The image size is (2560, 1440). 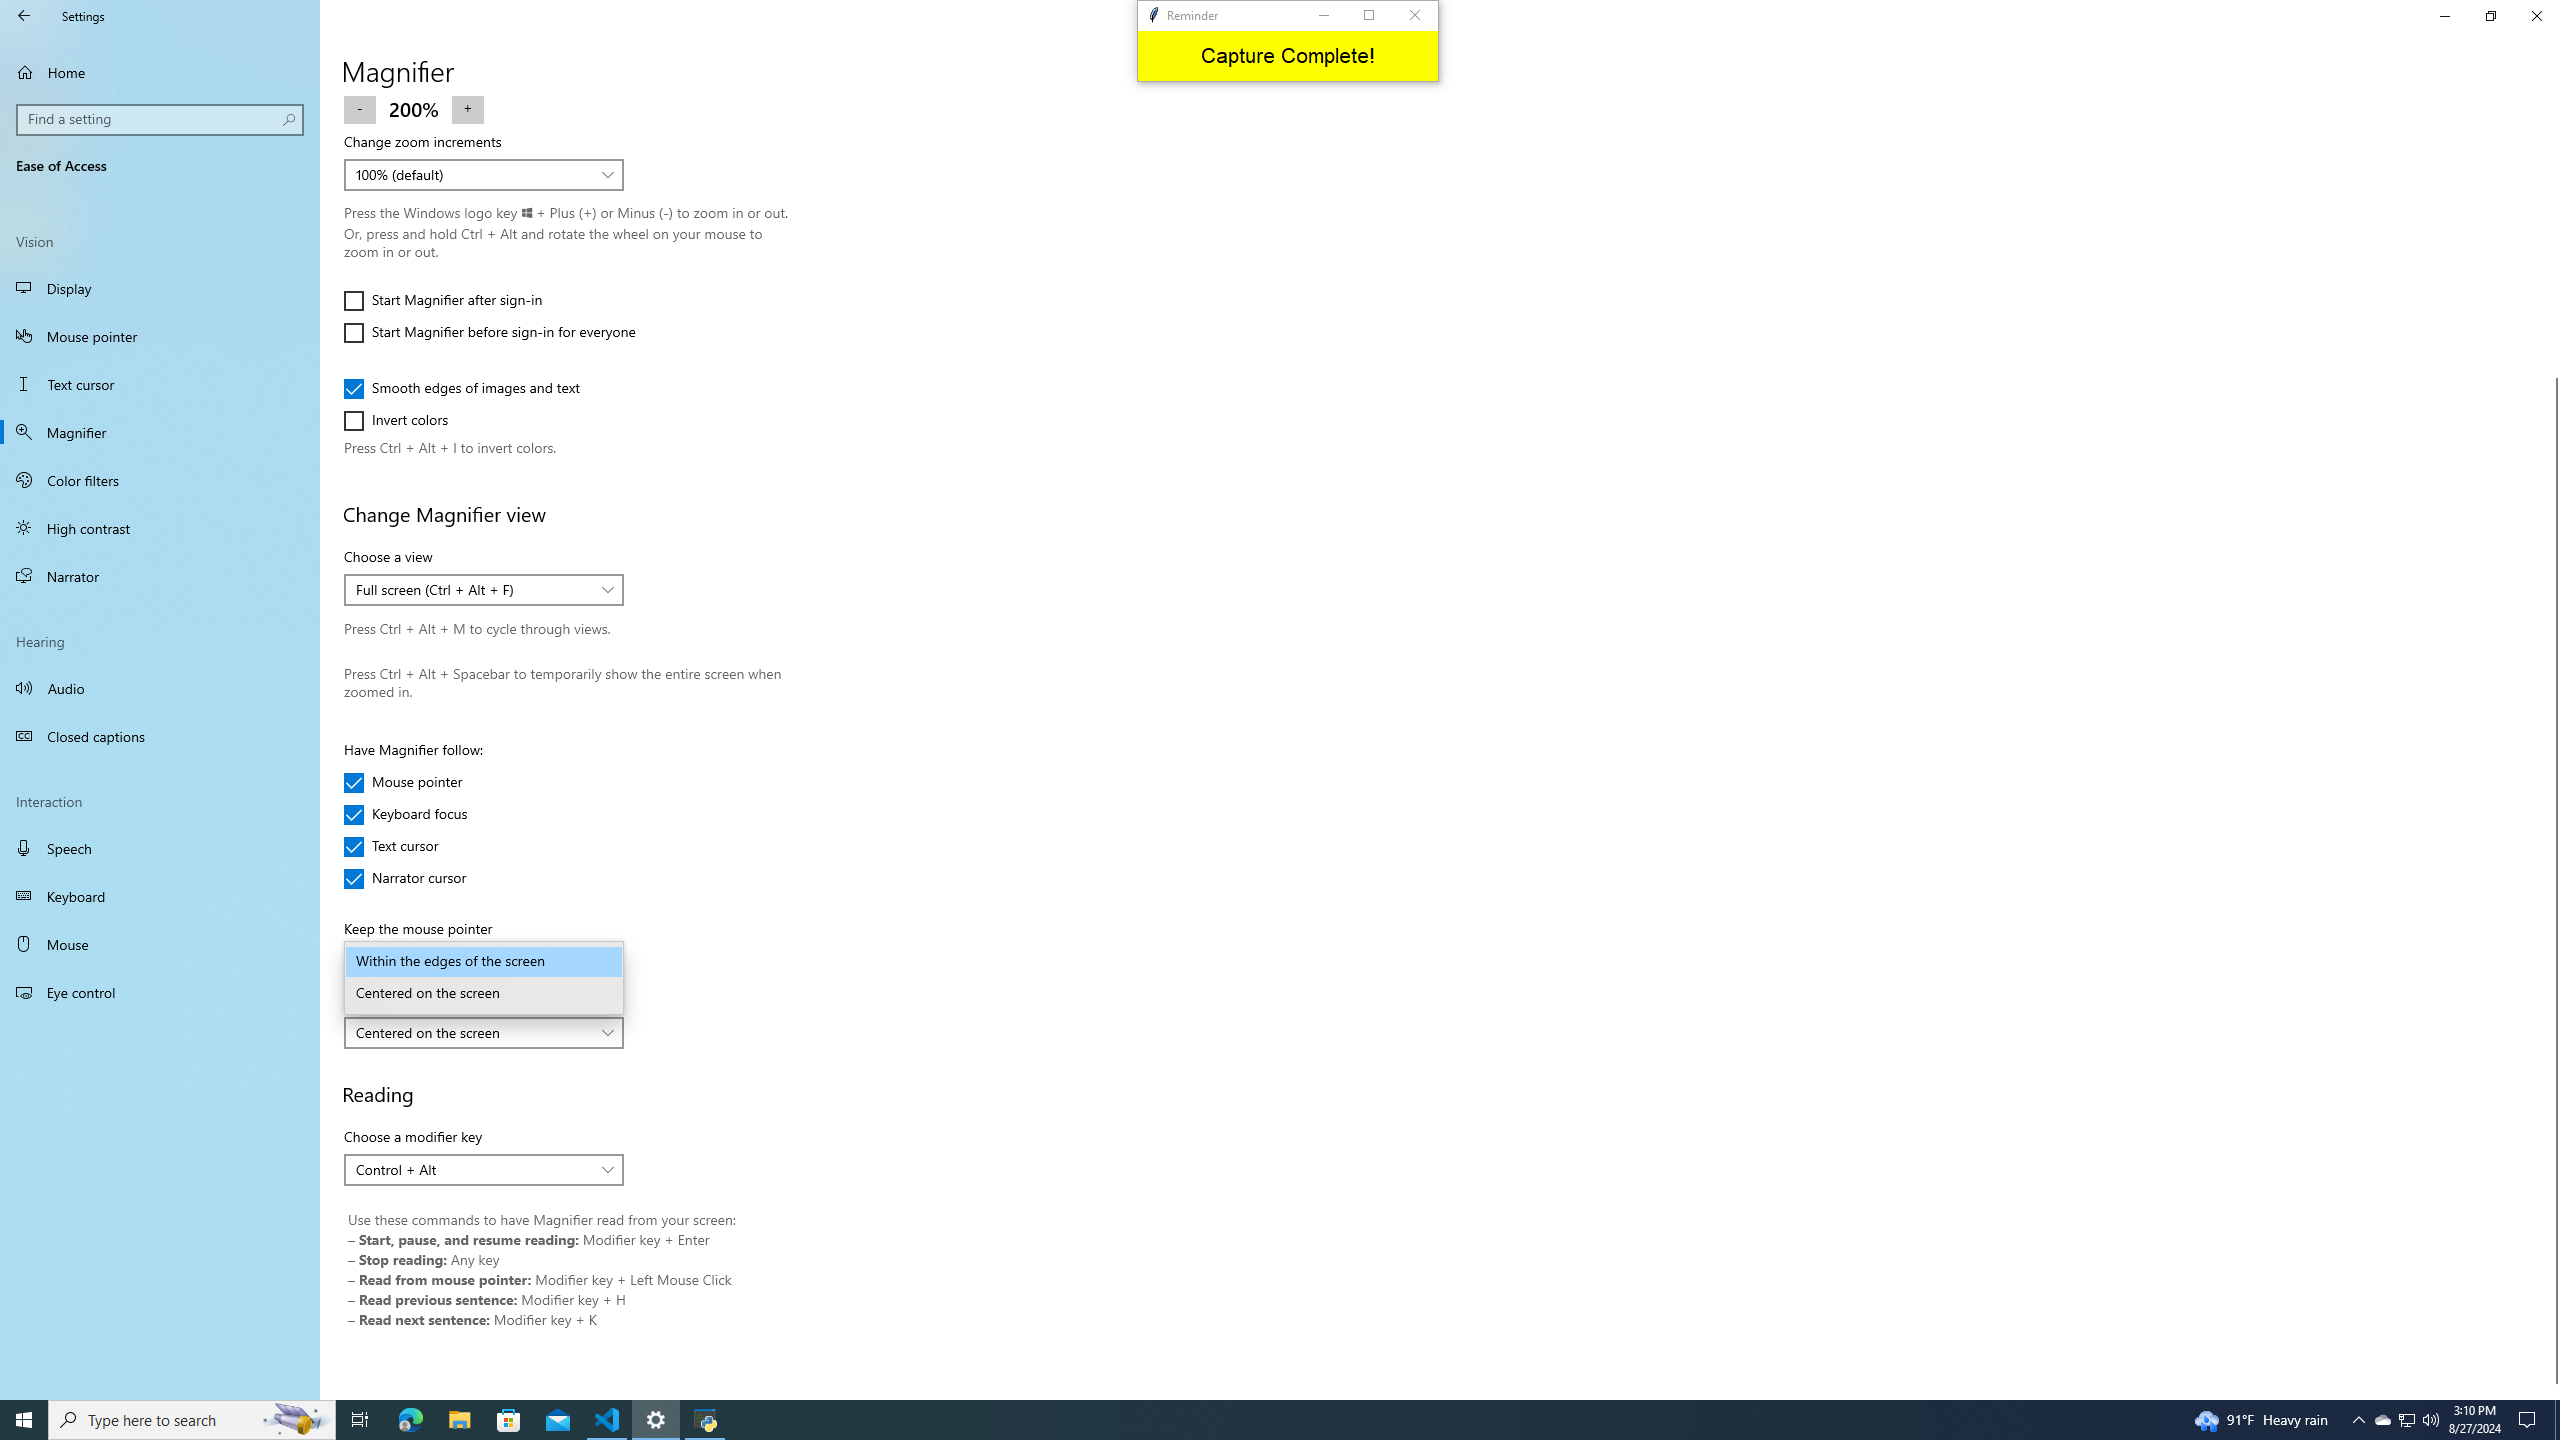 I want to click on 'Within the edges of the screen', so click(x=482, y=961).